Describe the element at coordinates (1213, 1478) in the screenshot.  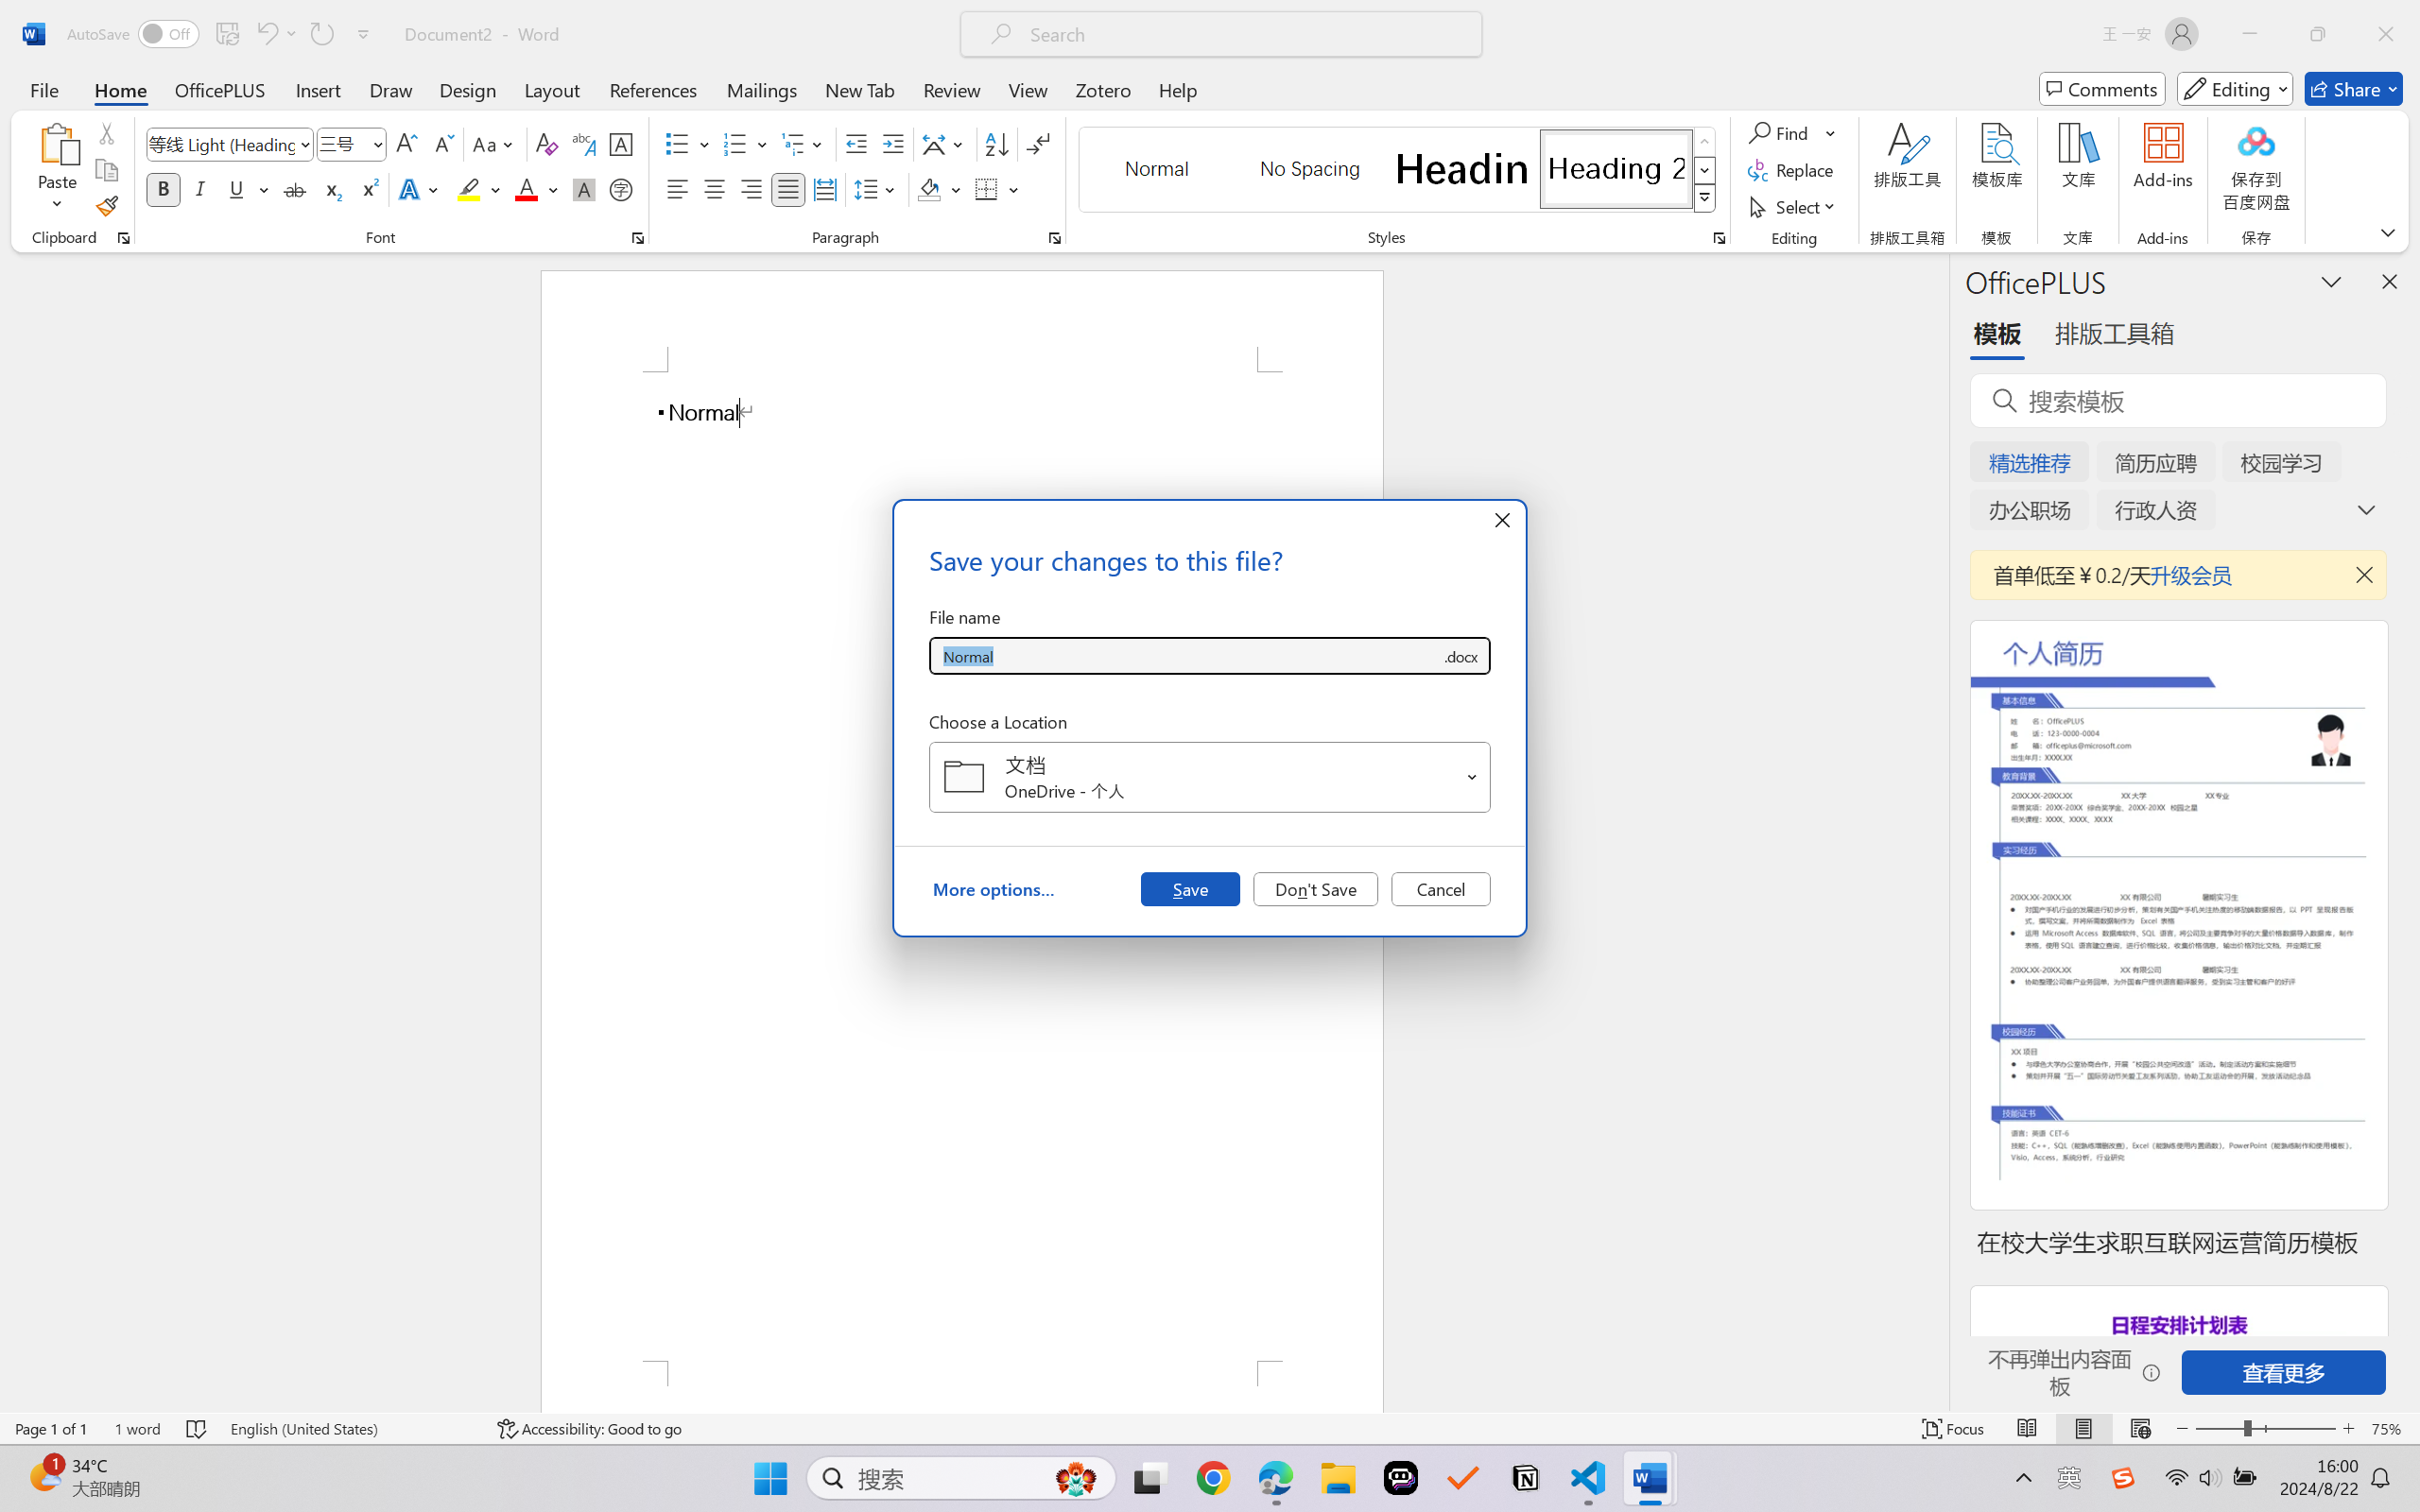
I see `'Google Chrome'` at that location.